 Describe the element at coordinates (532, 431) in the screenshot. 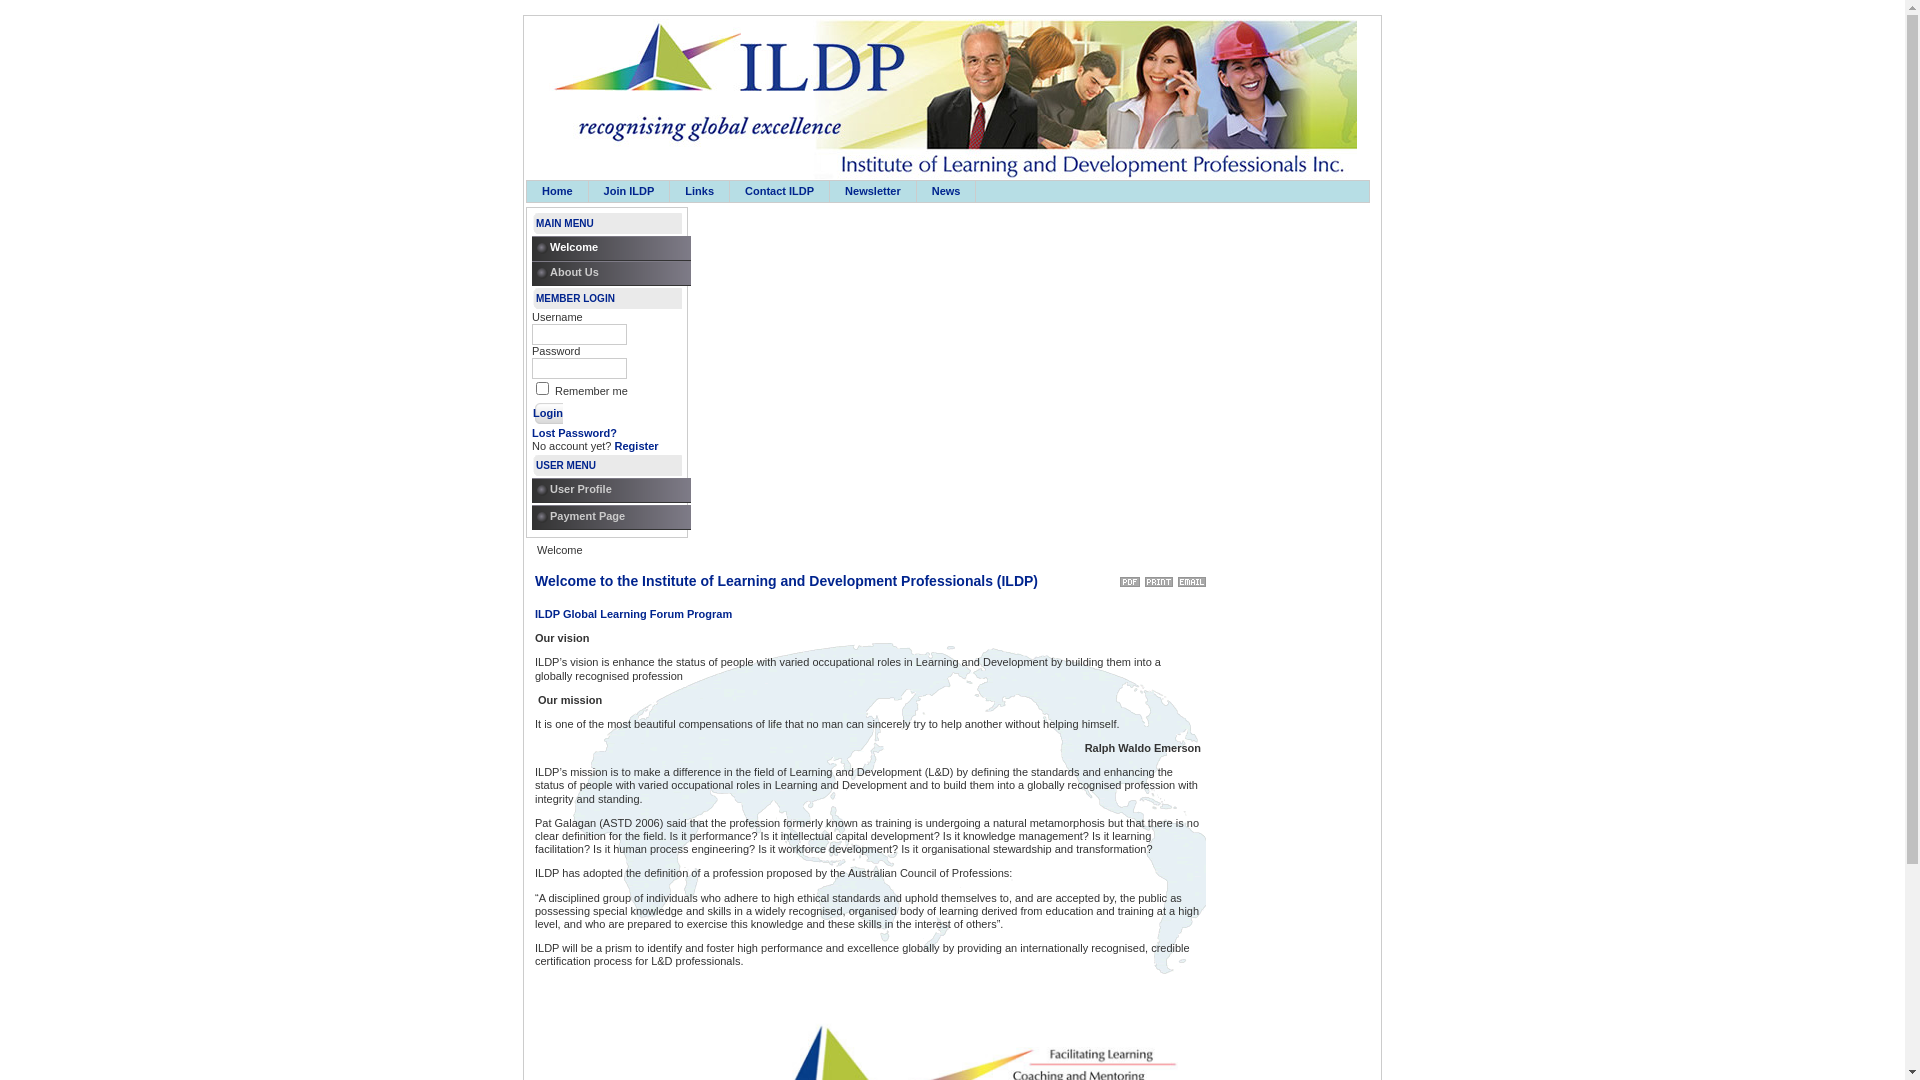

I see `'Lost Password?'` at that location.